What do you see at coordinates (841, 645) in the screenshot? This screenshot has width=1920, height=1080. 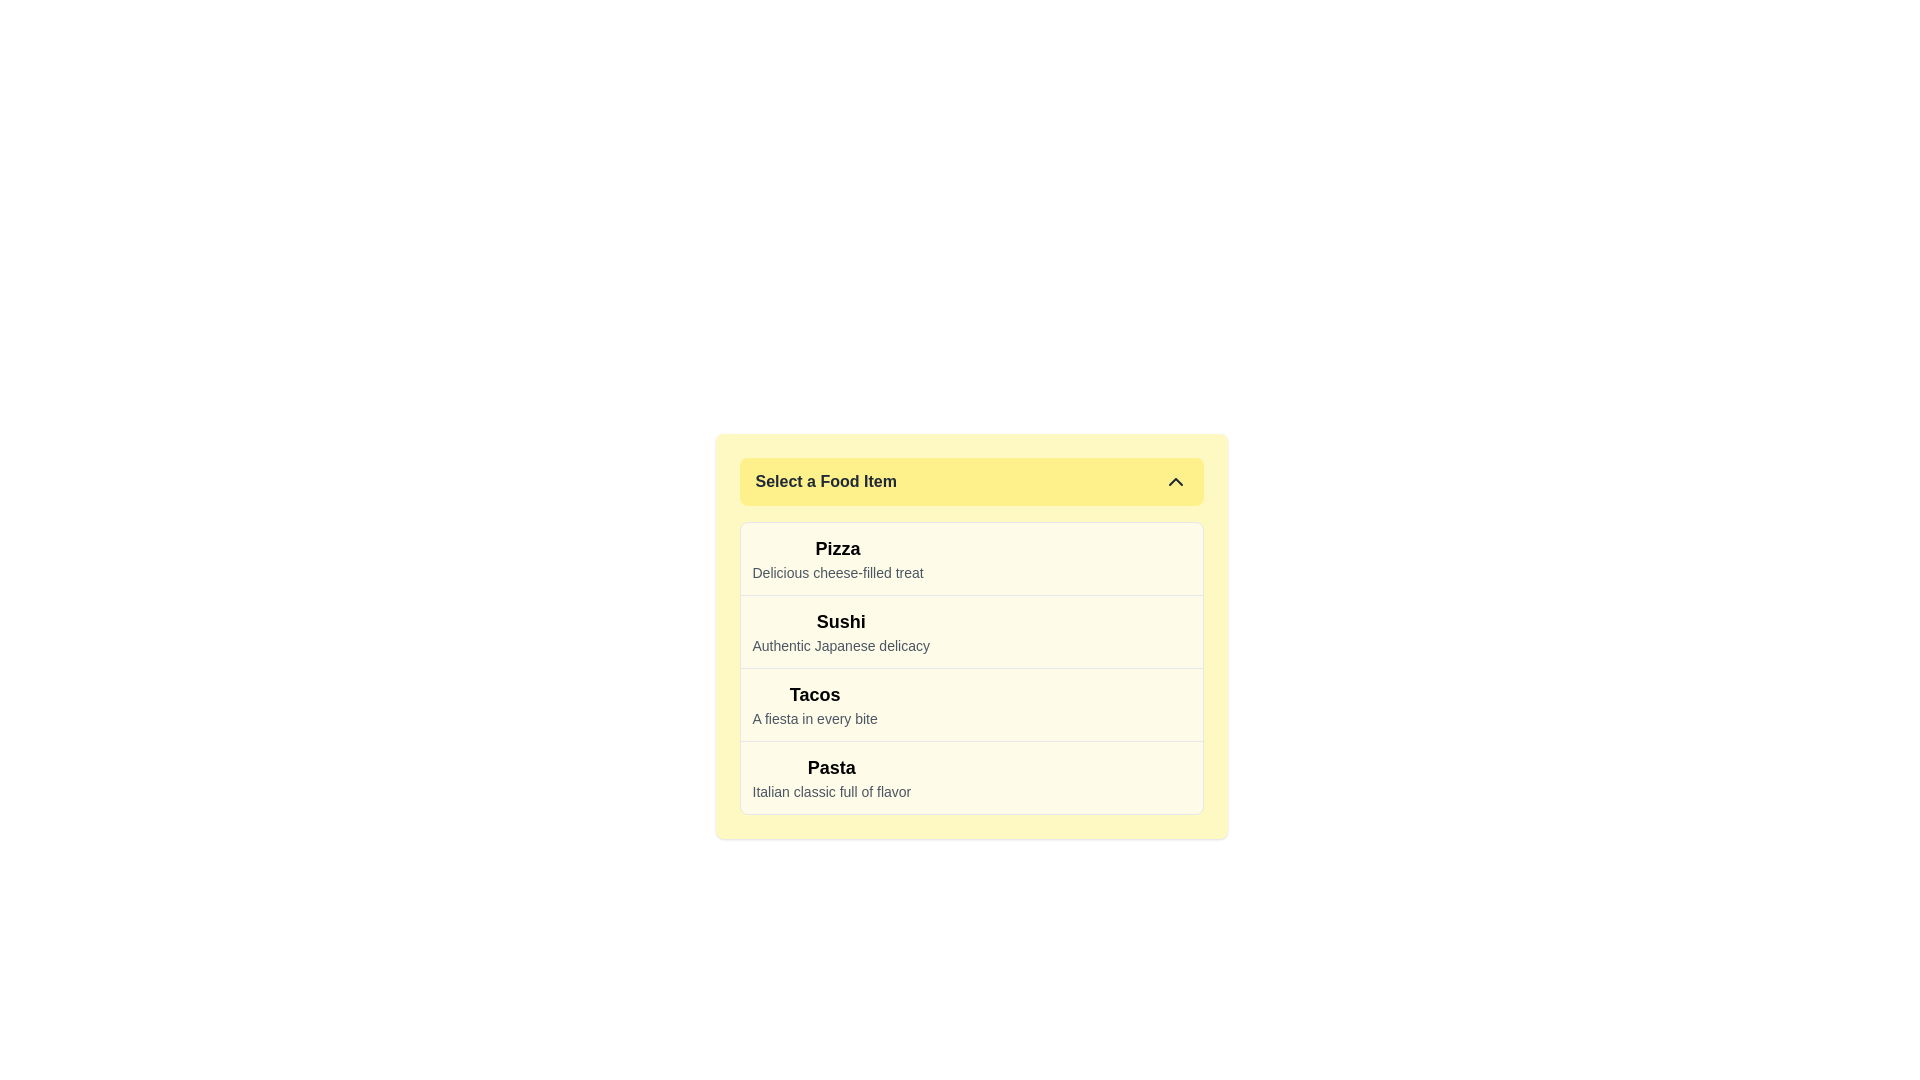 I see `the text label that provides additional details about the food item 'Sushi', which is centrally aligned underneath the title 'Sushi' in the dropdown menu` at bounding box center [841, 645].